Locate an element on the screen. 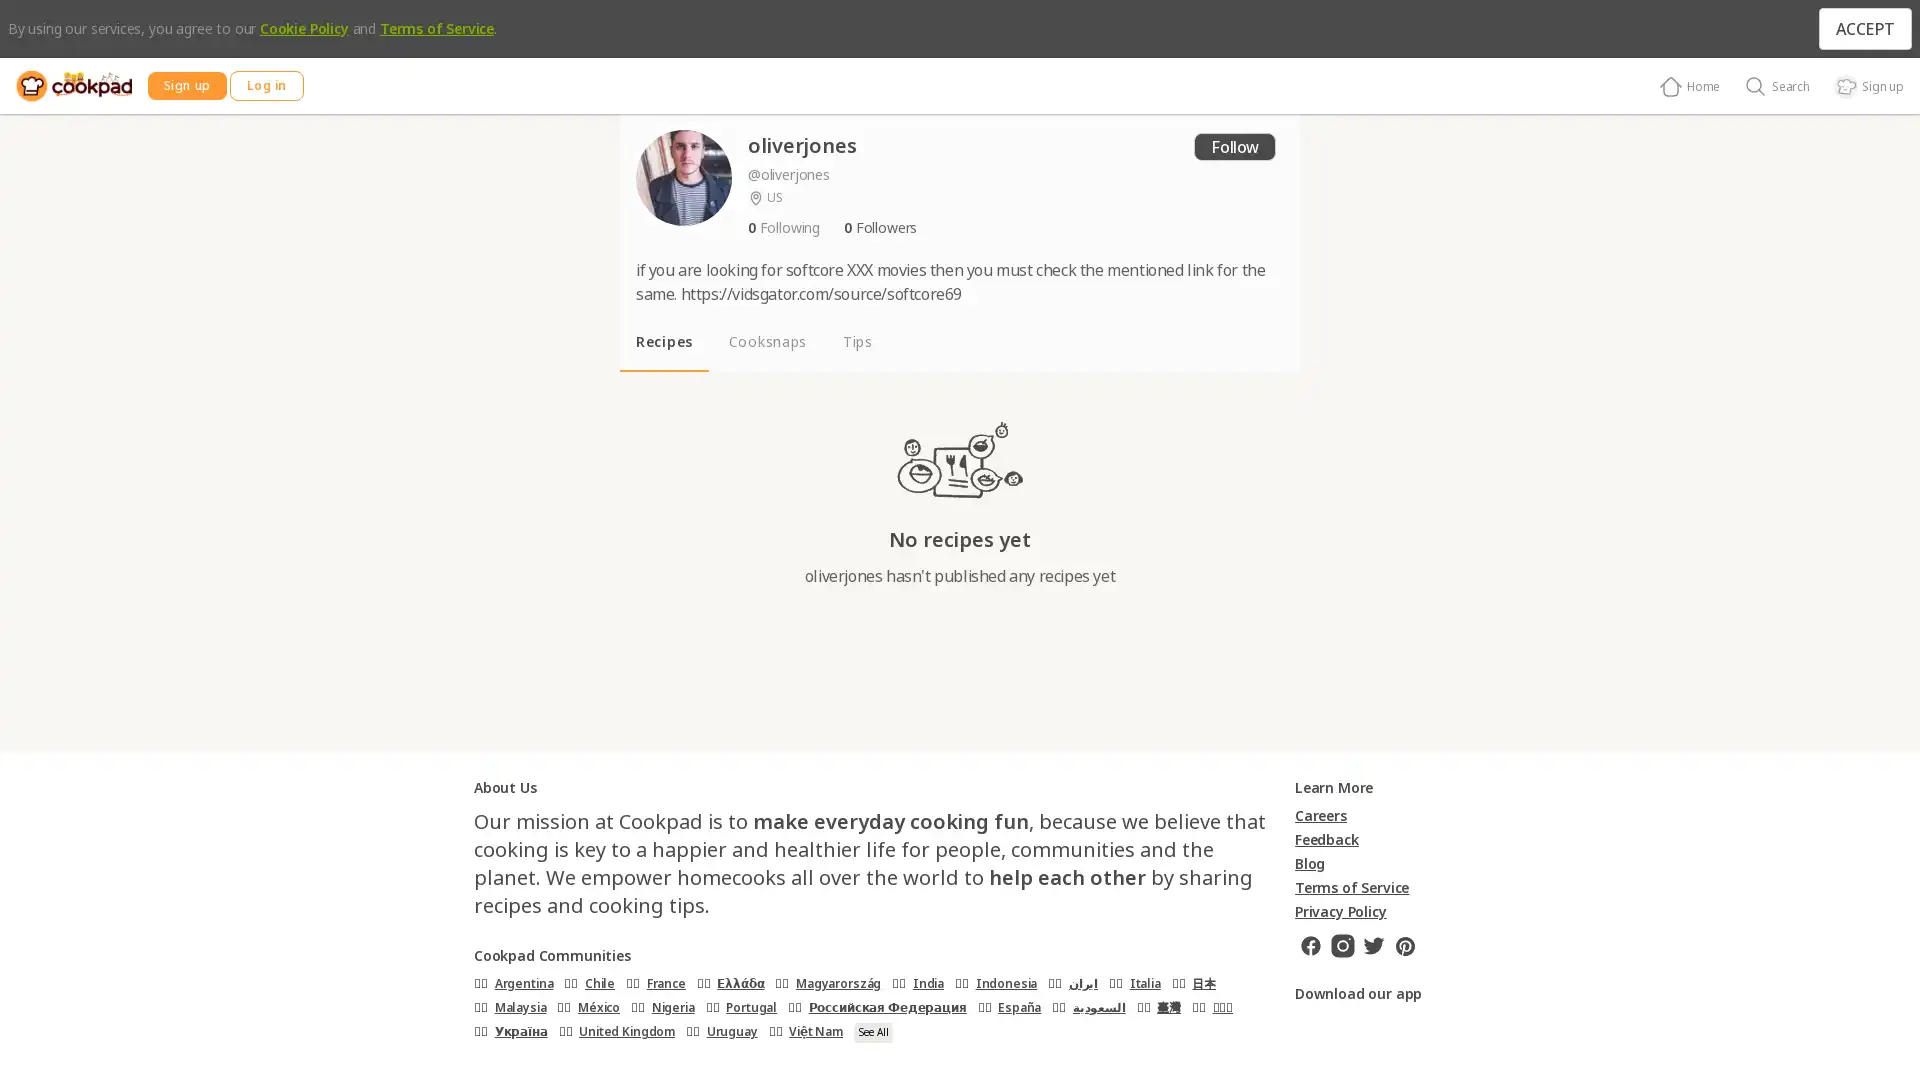  Follow is located at coordinates (1233, 145).